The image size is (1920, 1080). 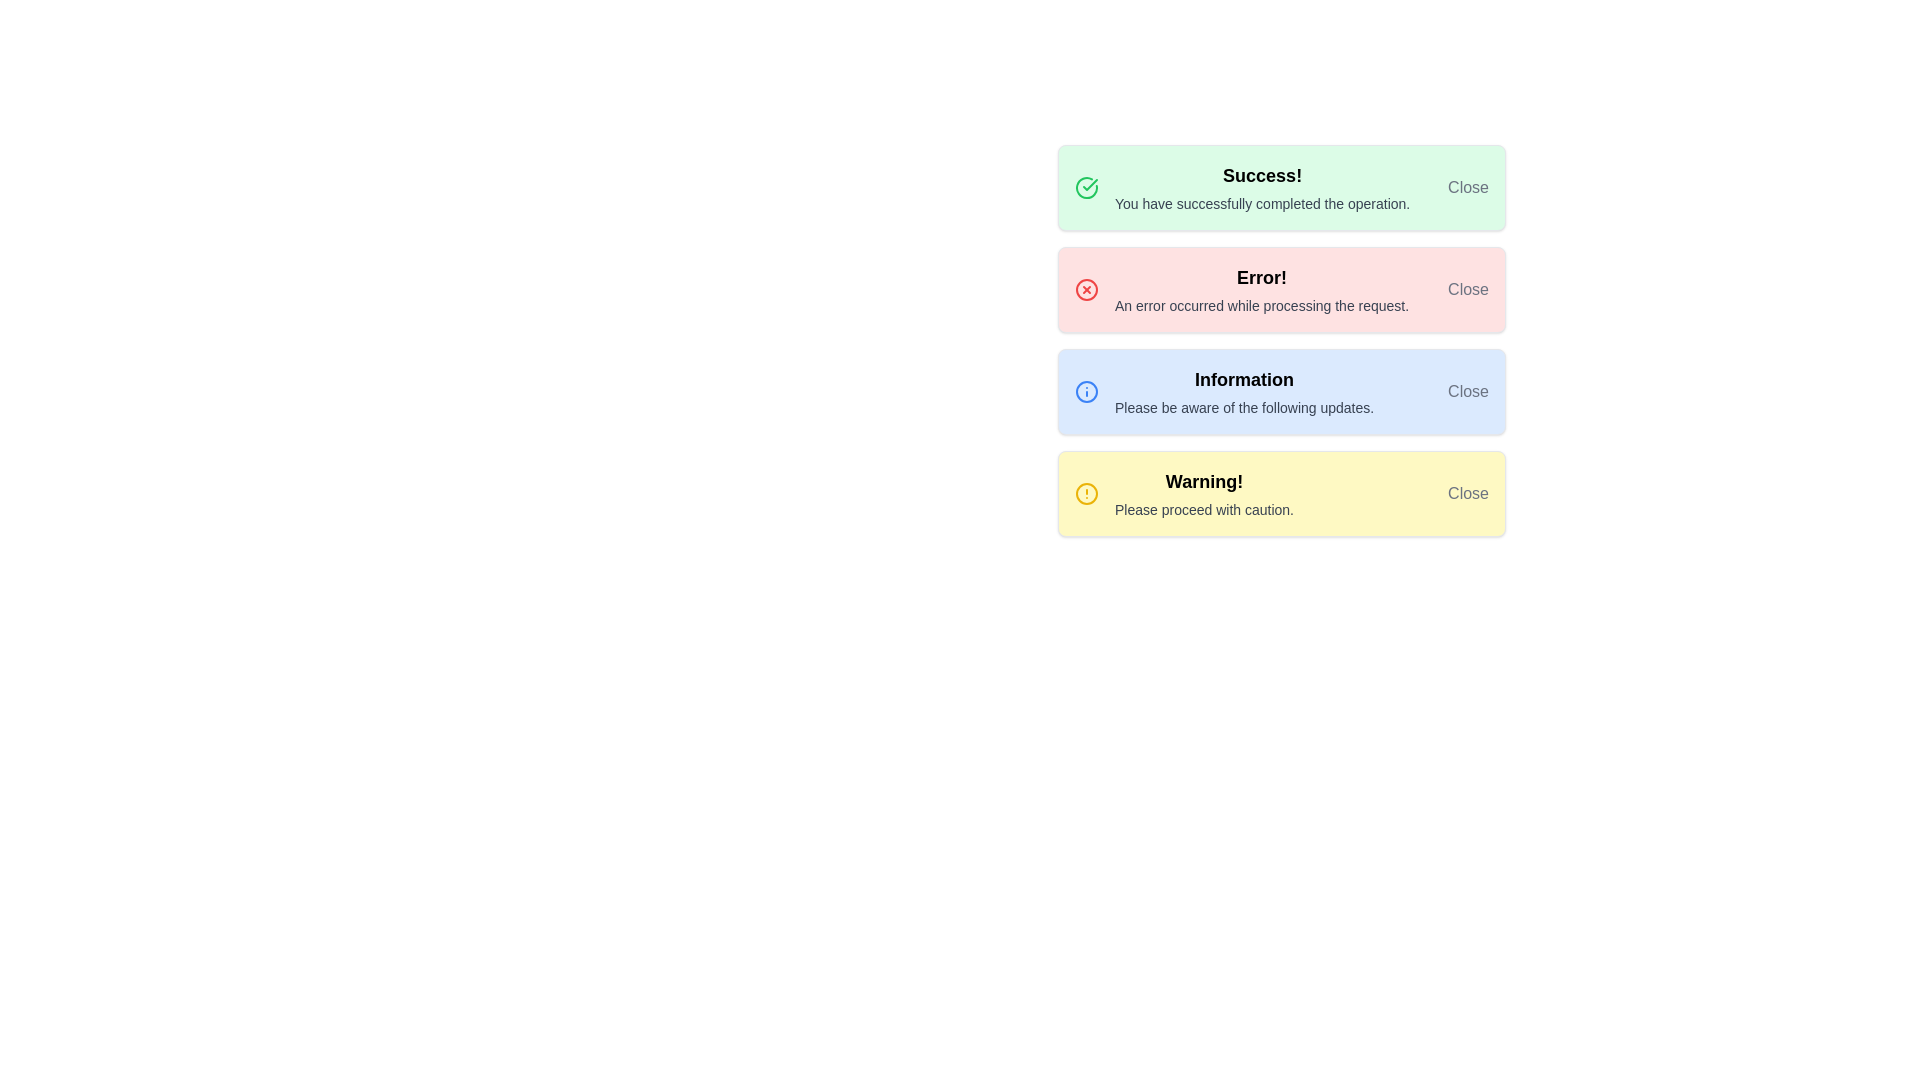 I want to click on the text label at the top of the green alert box, which serves as a confirmation of success, so click(x=1261, y=175).